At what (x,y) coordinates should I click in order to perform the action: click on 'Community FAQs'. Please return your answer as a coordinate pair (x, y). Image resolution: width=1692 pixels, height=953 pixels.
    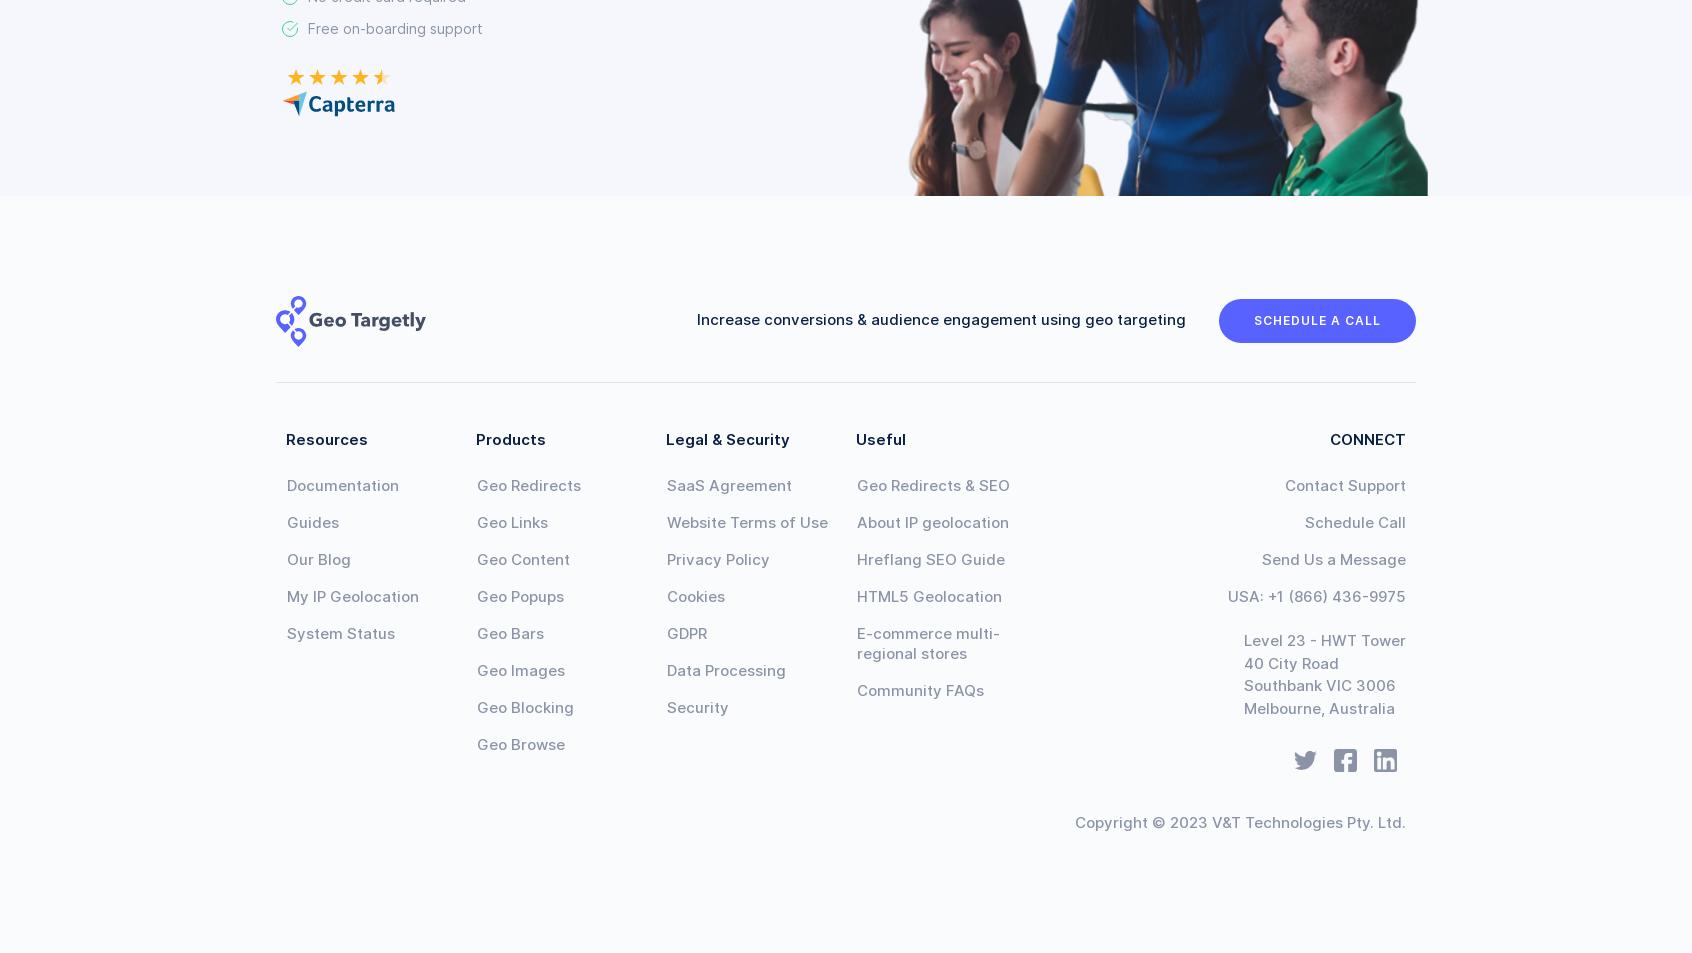
    Looking at the image, I should click on (855, 690).